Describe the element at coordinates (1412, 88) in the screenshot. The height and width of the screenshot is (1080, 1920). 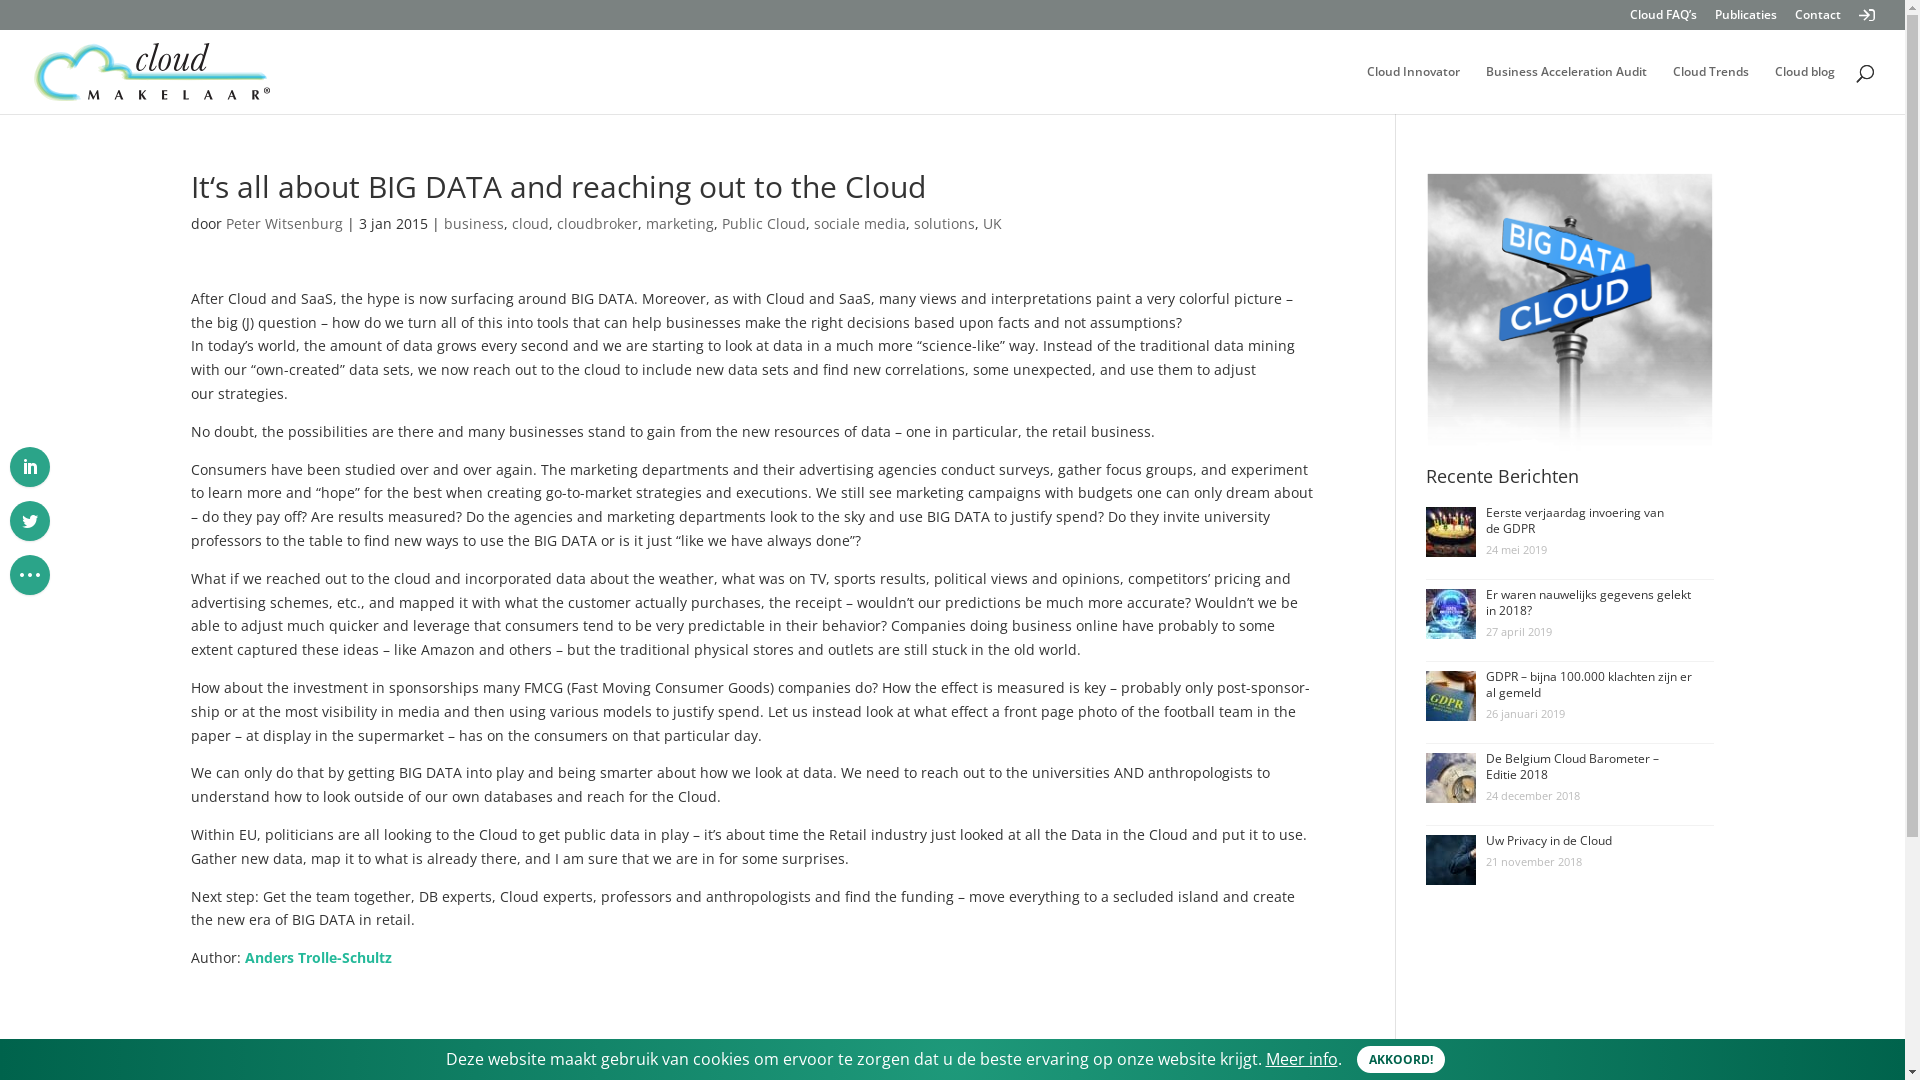
I see `'Cloud Innovator'` at that location.